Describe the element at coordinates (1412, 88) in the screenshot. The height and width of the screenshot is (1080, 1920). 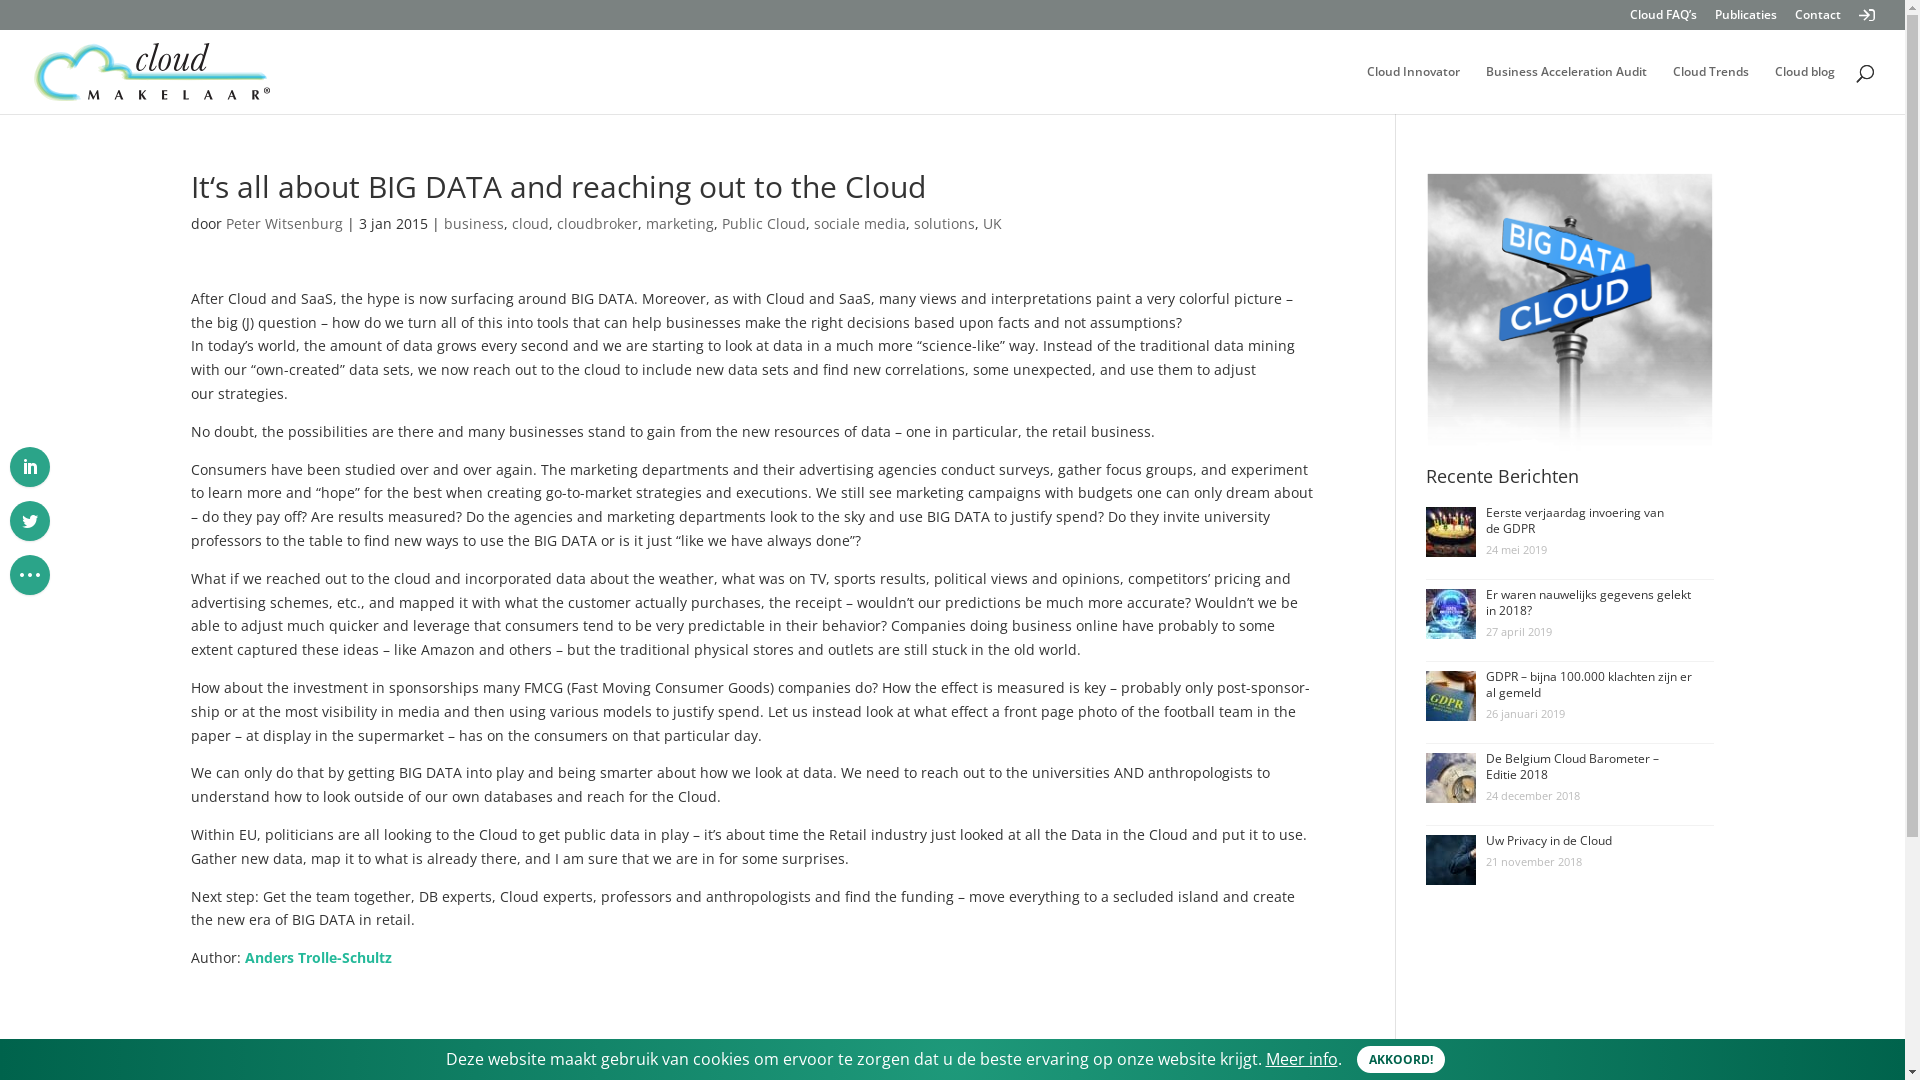
I see `'Cloud Innovator'` at that location.